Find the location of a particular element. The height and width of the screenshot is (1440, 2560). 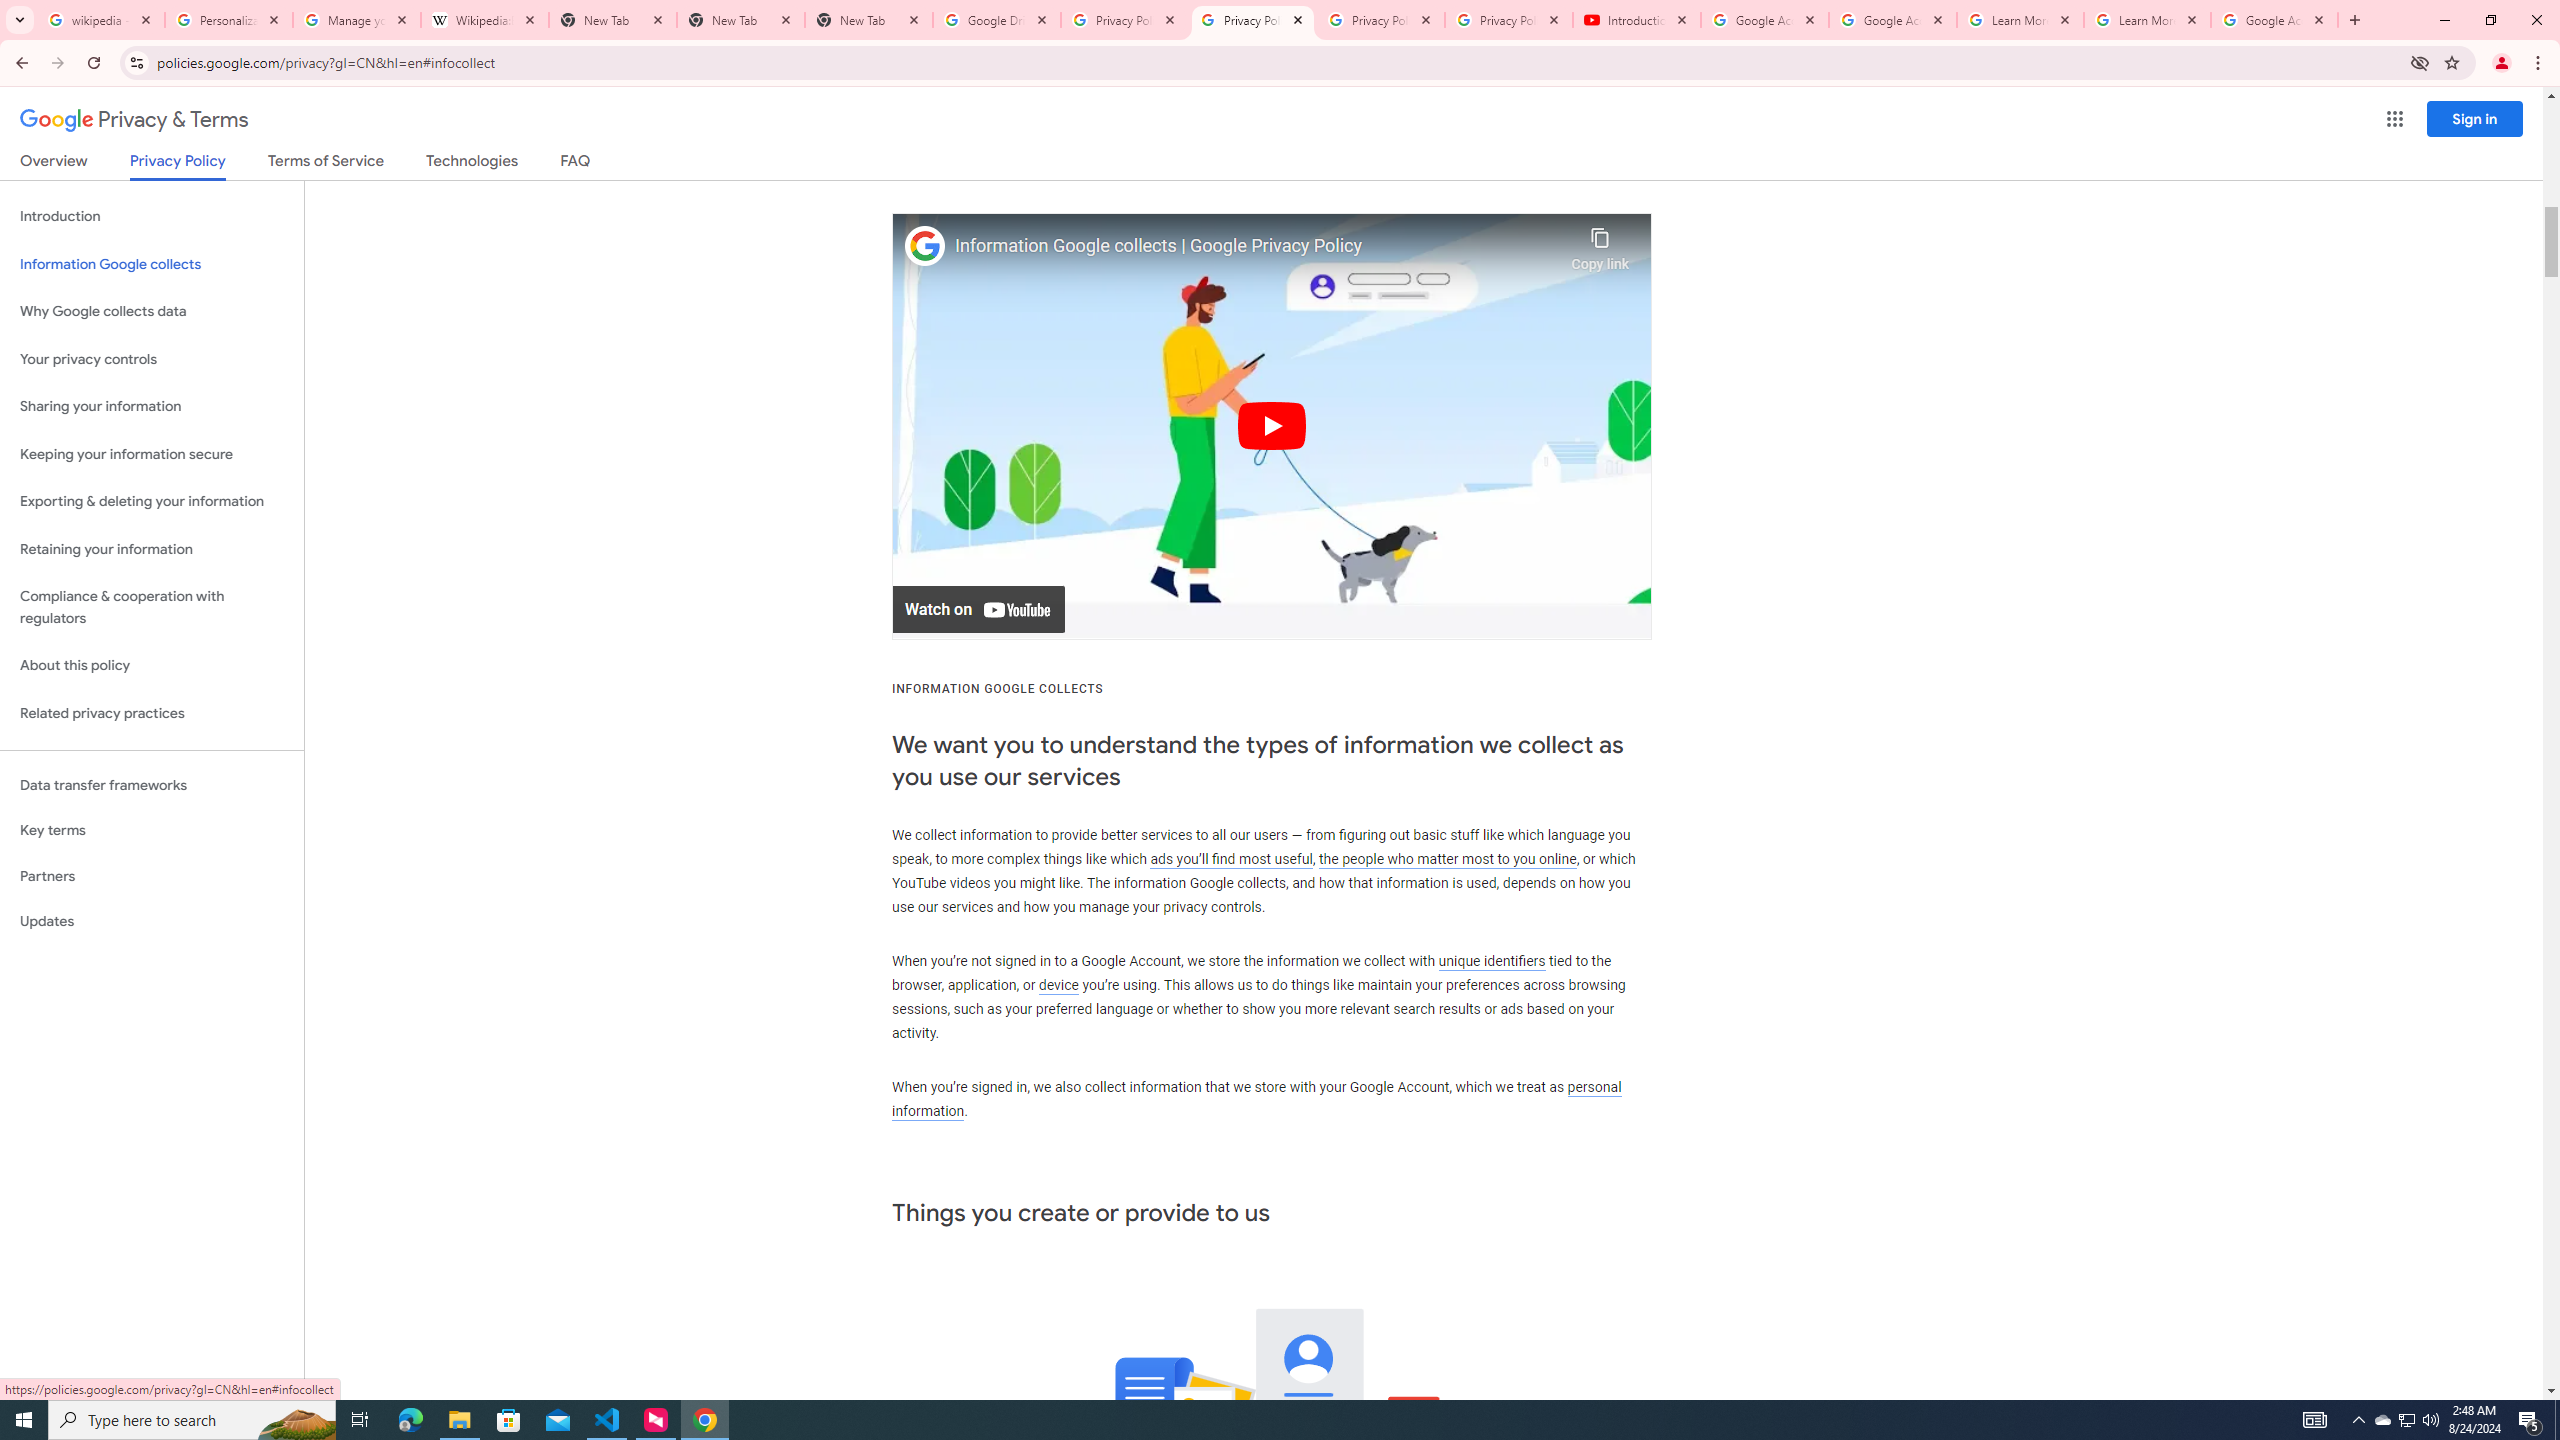

'Information Google collects' is located at coordinates (151, 264).